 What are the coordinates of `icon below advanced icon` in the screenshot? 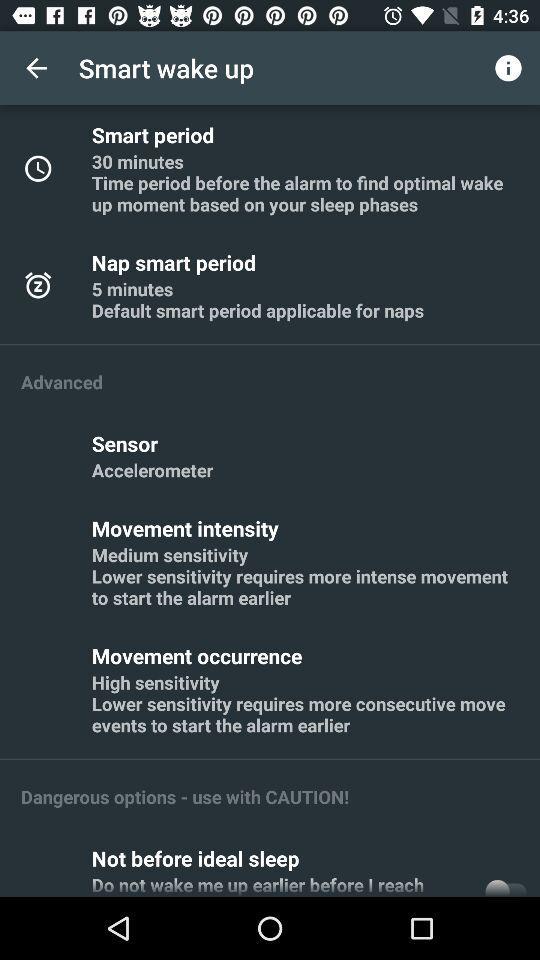 It's located at (128, 443).